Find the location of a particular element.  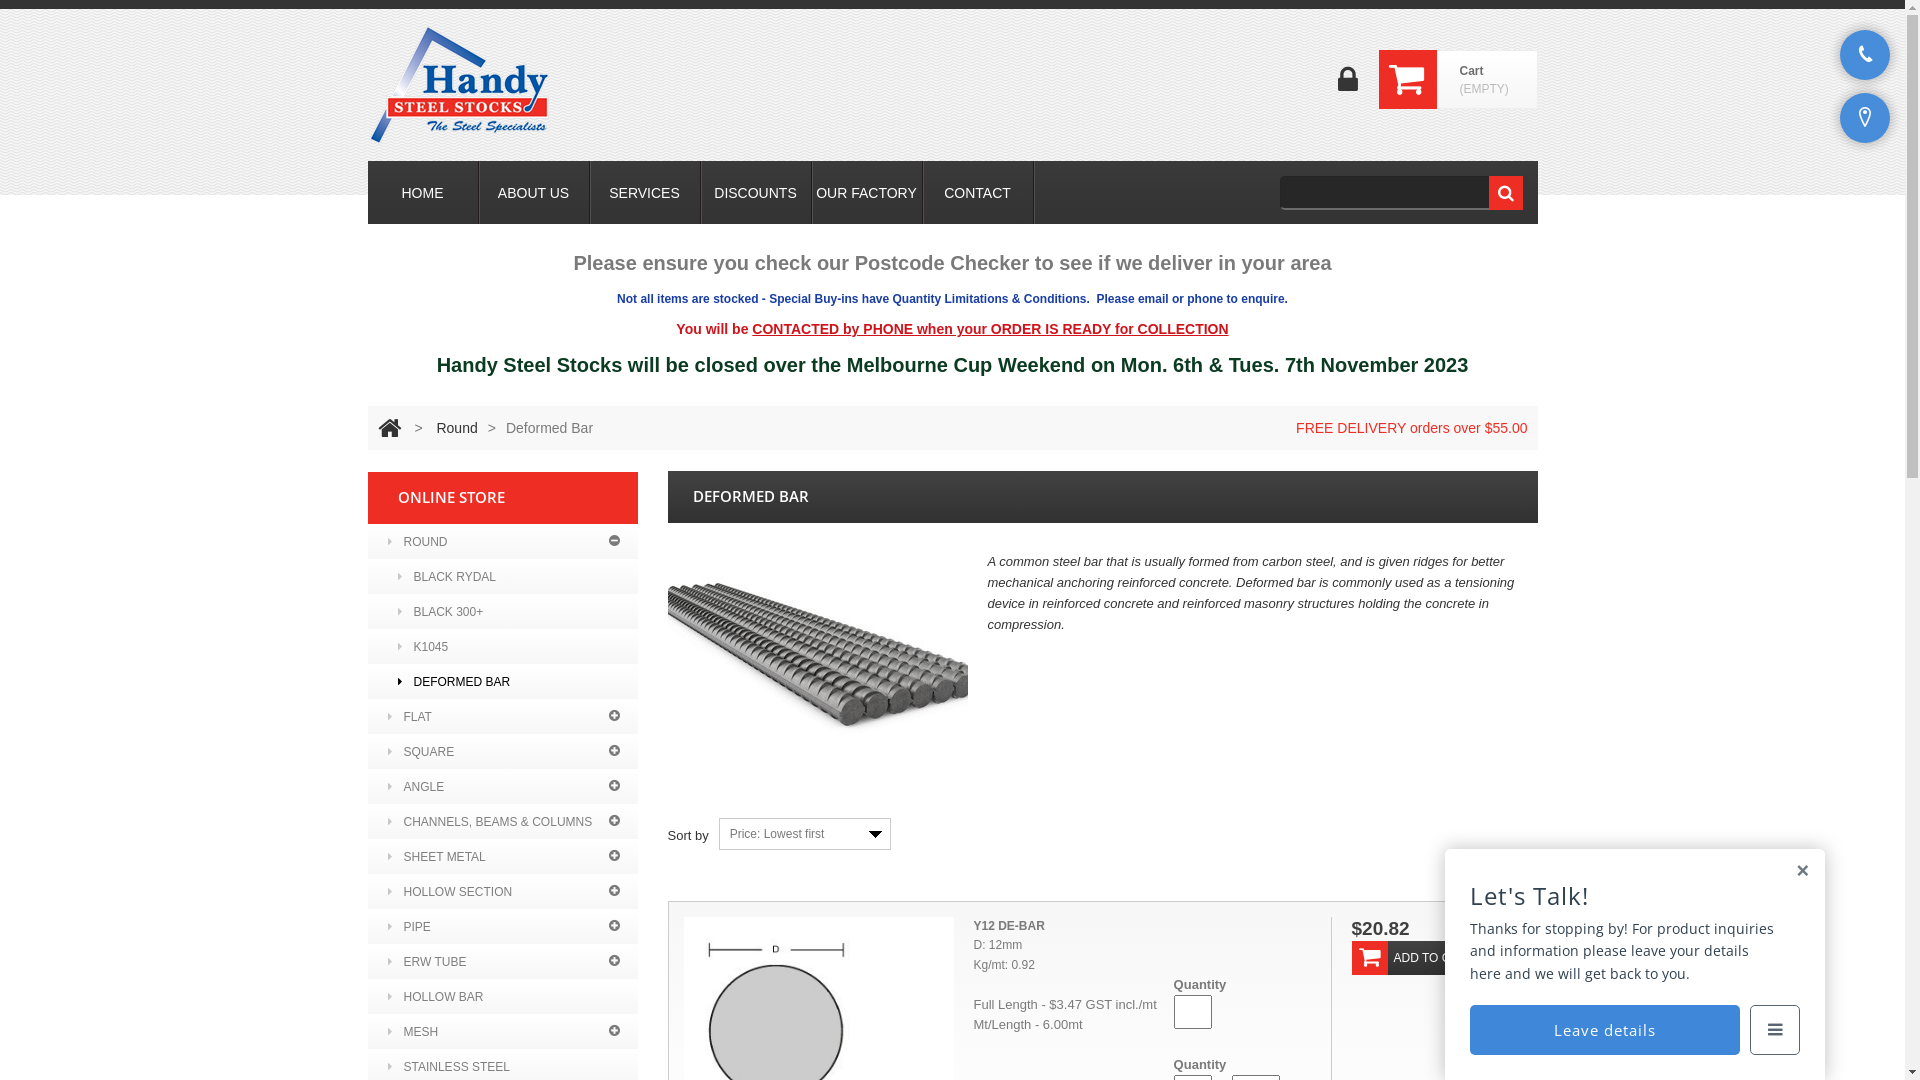

'FLAT' is located at coordinates (503, 715).